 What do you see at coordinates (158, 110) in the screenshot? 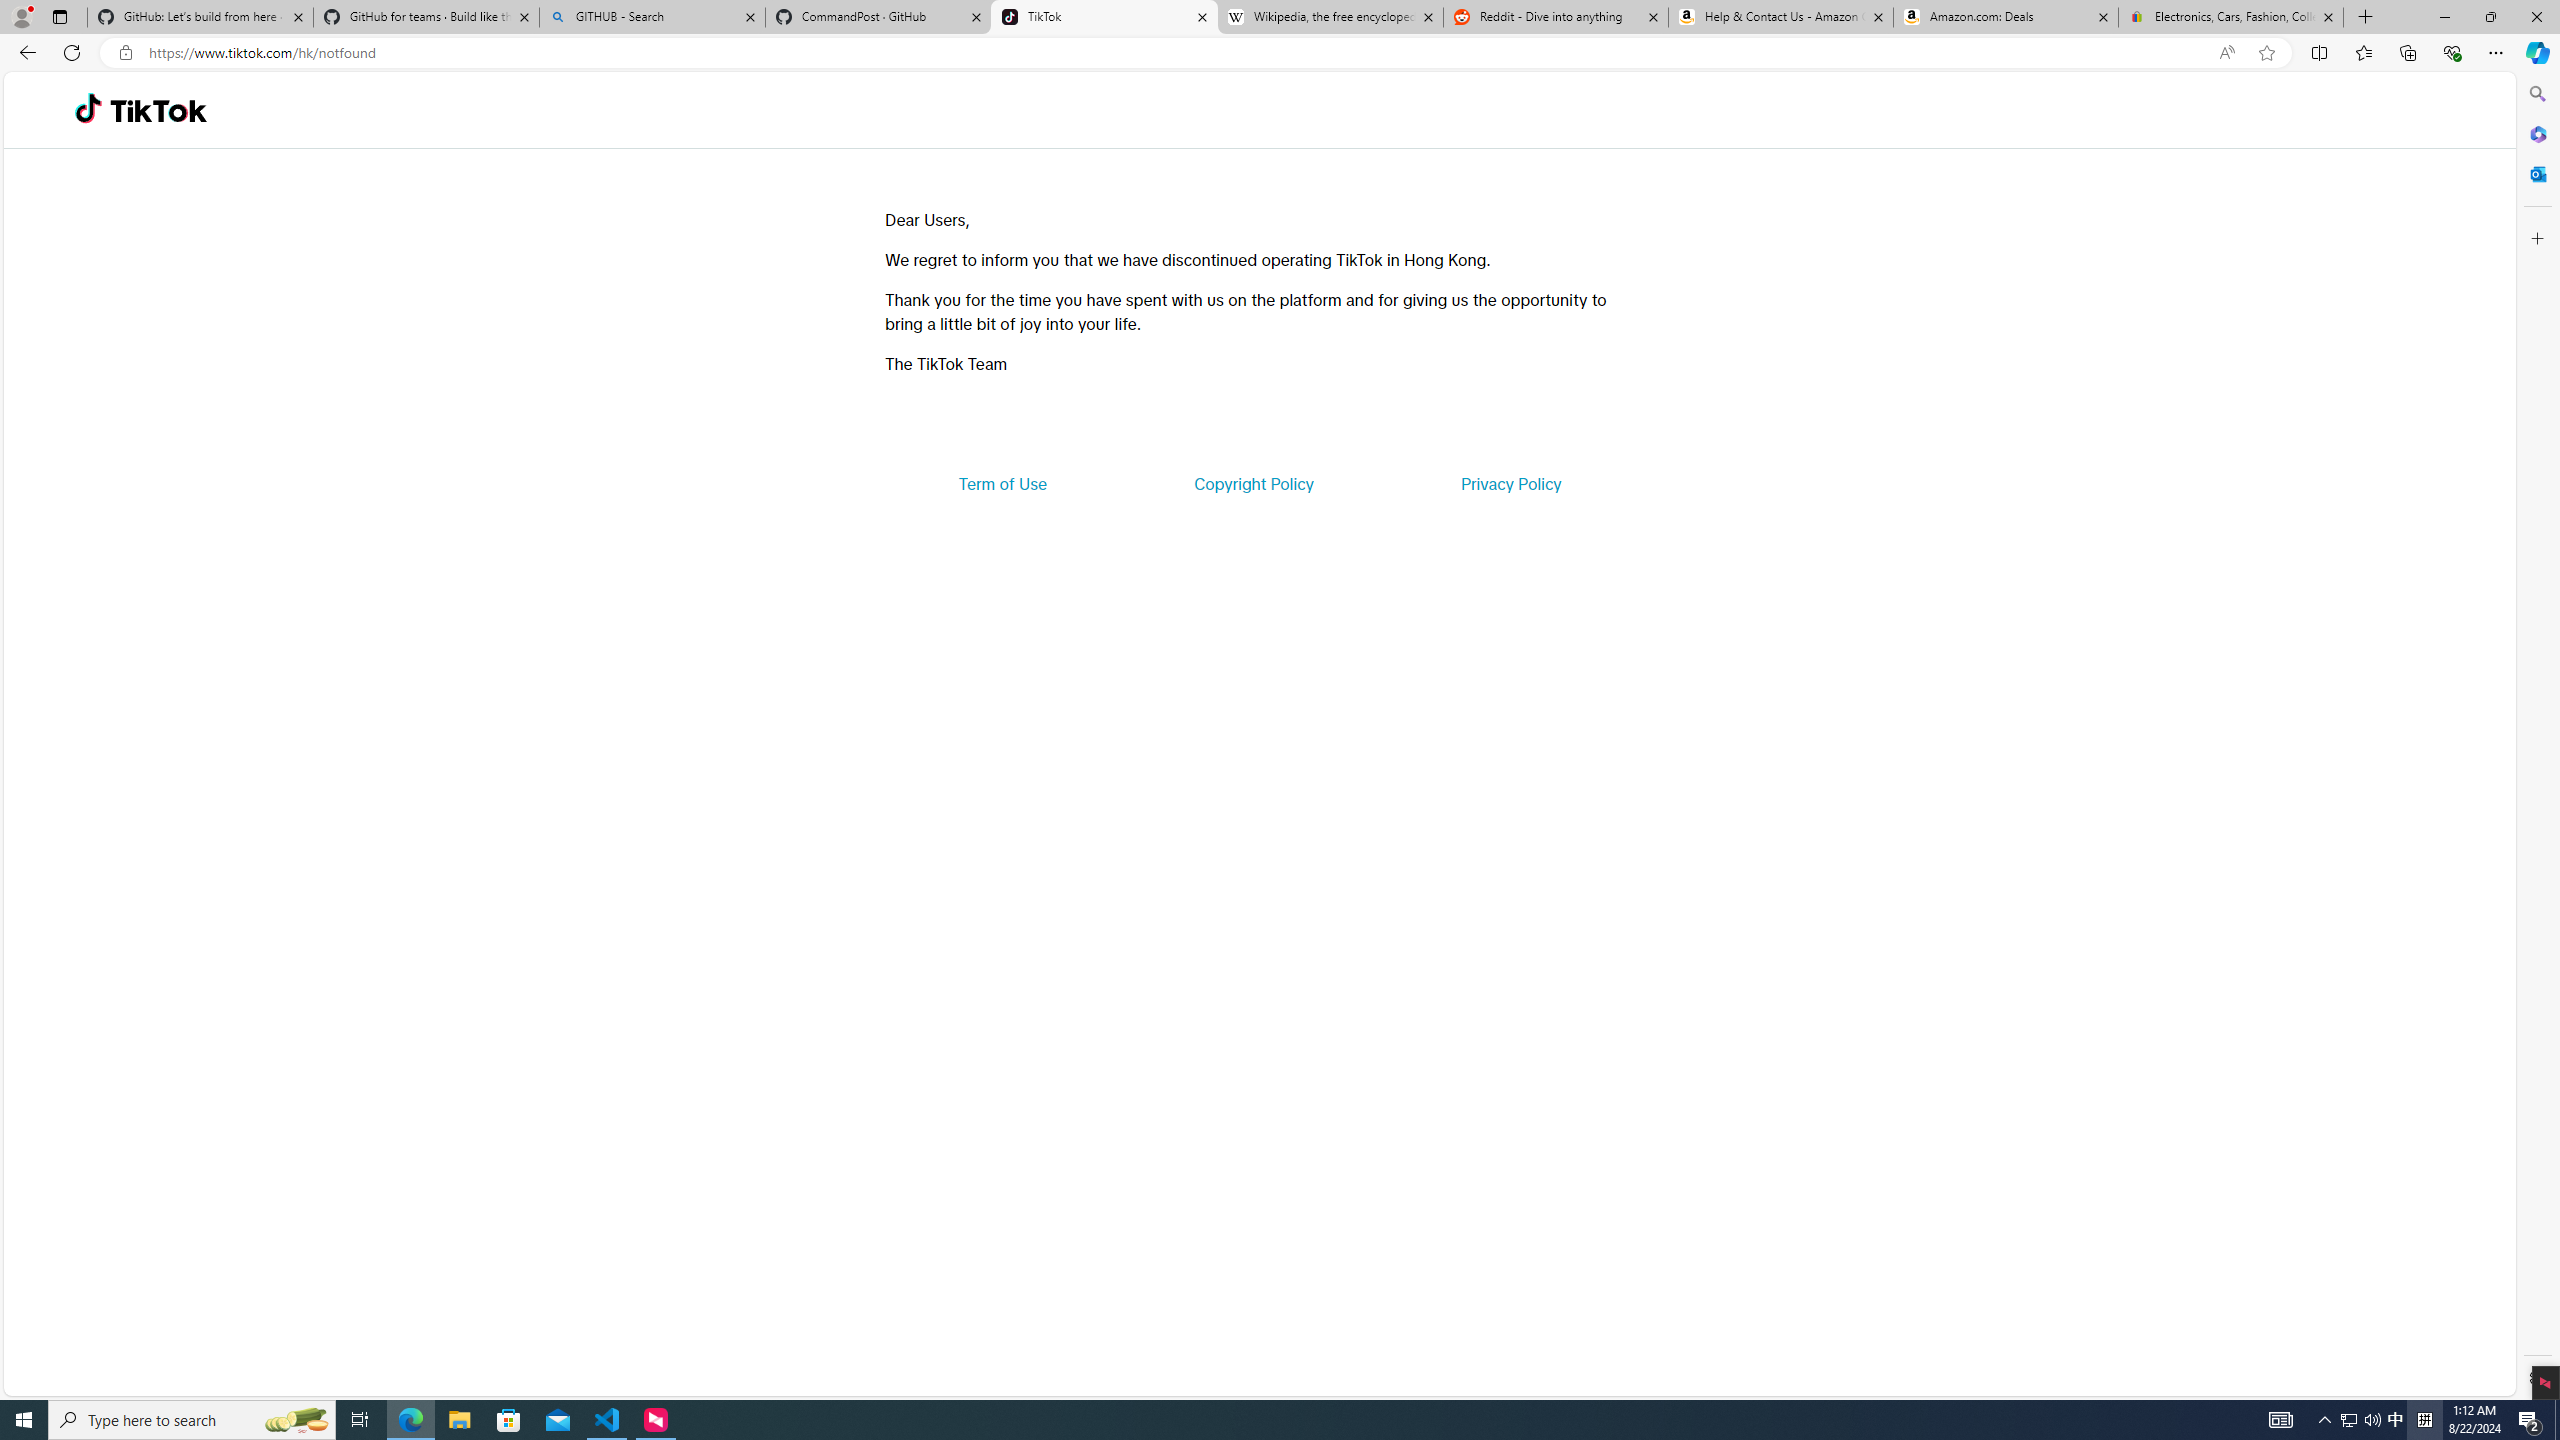
I see `'TikTok'` at bounding box center [158, 110].